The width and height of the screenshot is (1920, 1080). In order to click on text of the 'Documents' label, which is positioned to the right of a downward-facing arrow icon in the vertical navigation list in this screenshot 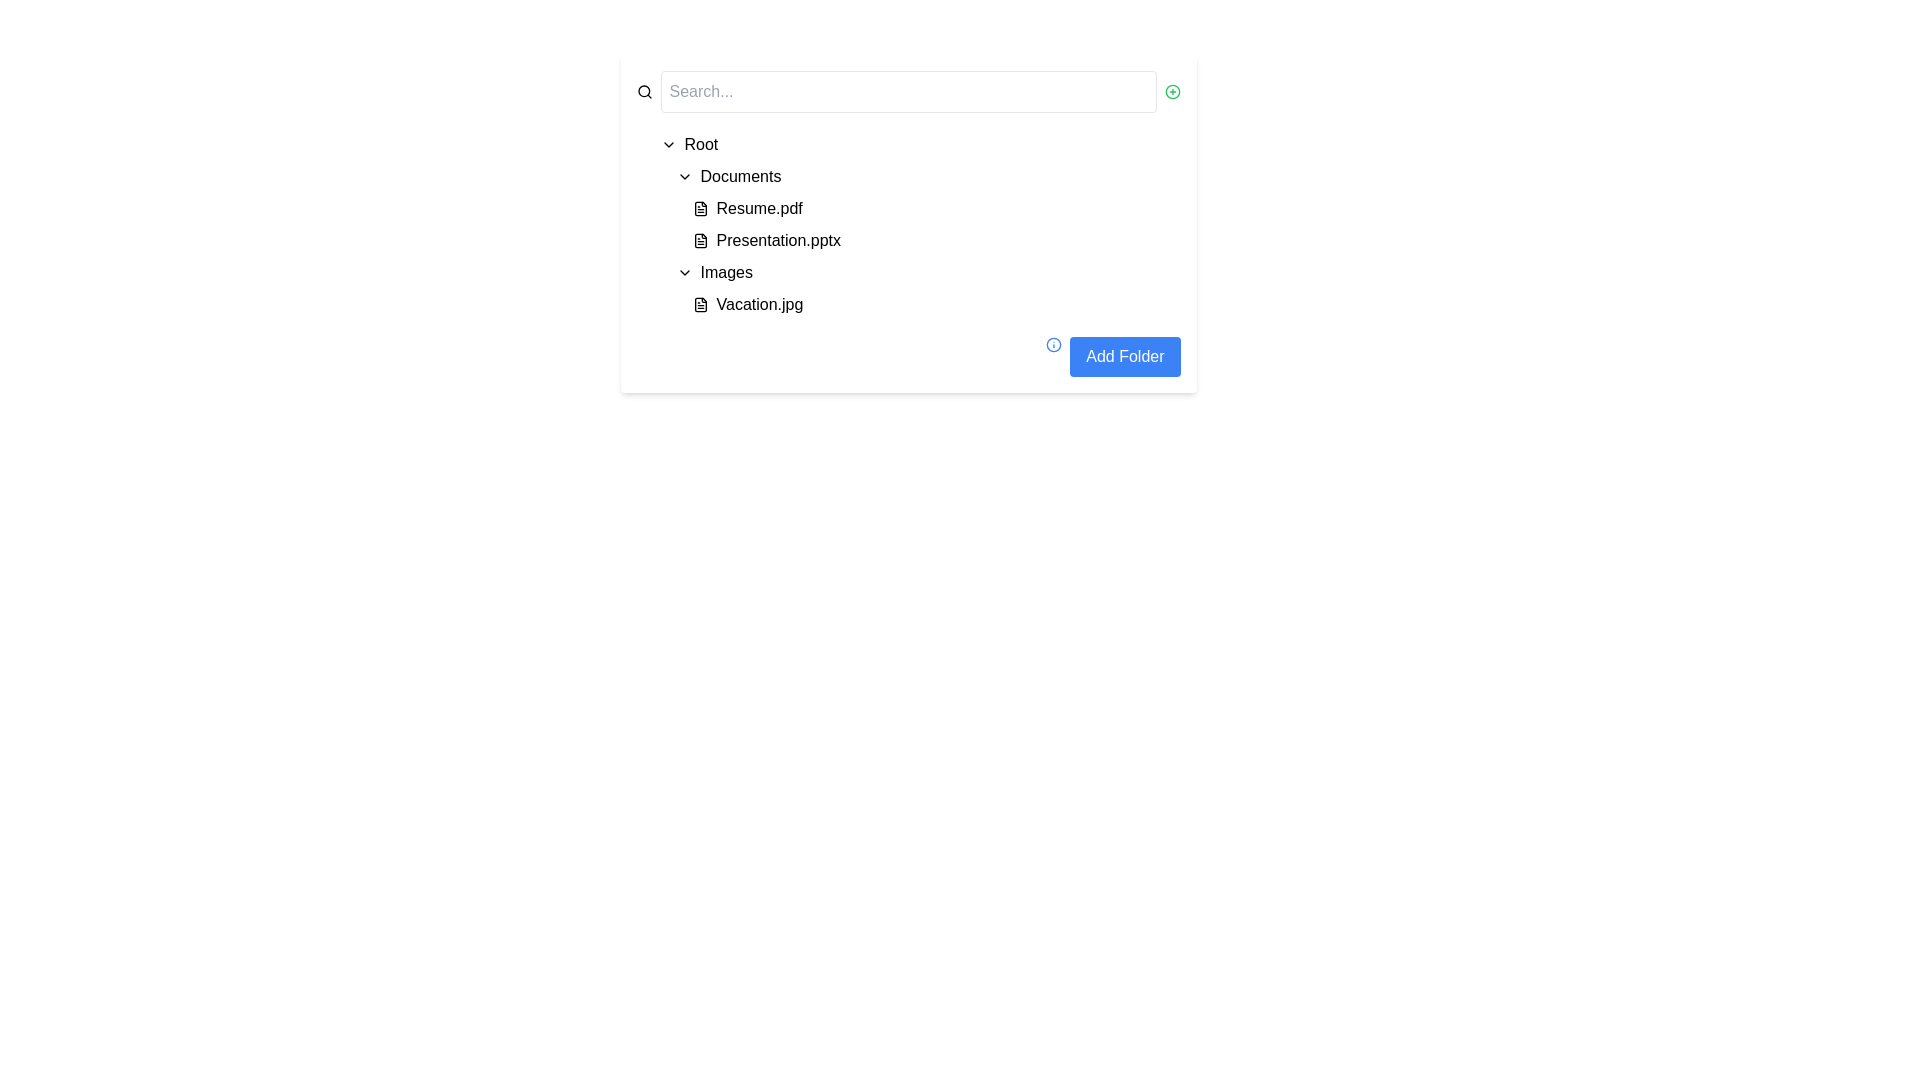, I will do `click(739, 176)`.